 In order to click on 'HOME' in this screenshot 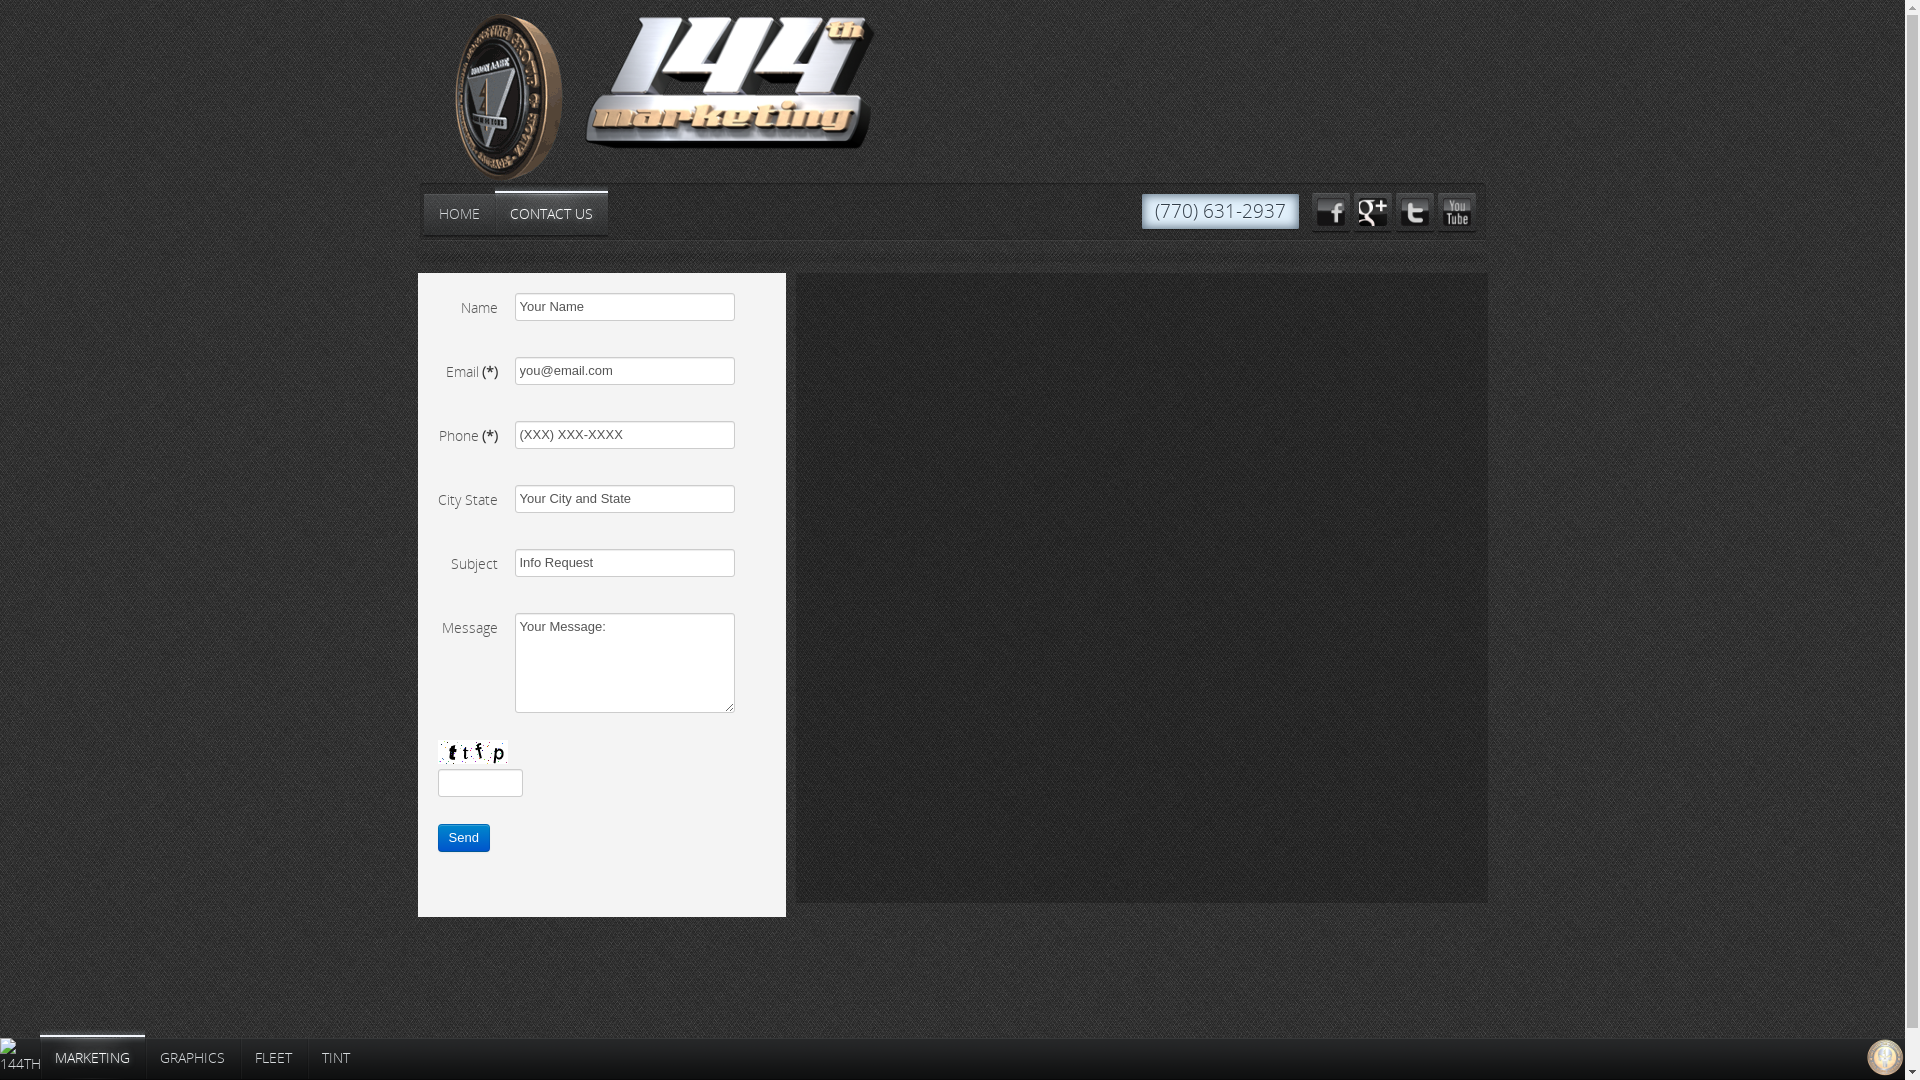, I will do `click(458, 214)`.